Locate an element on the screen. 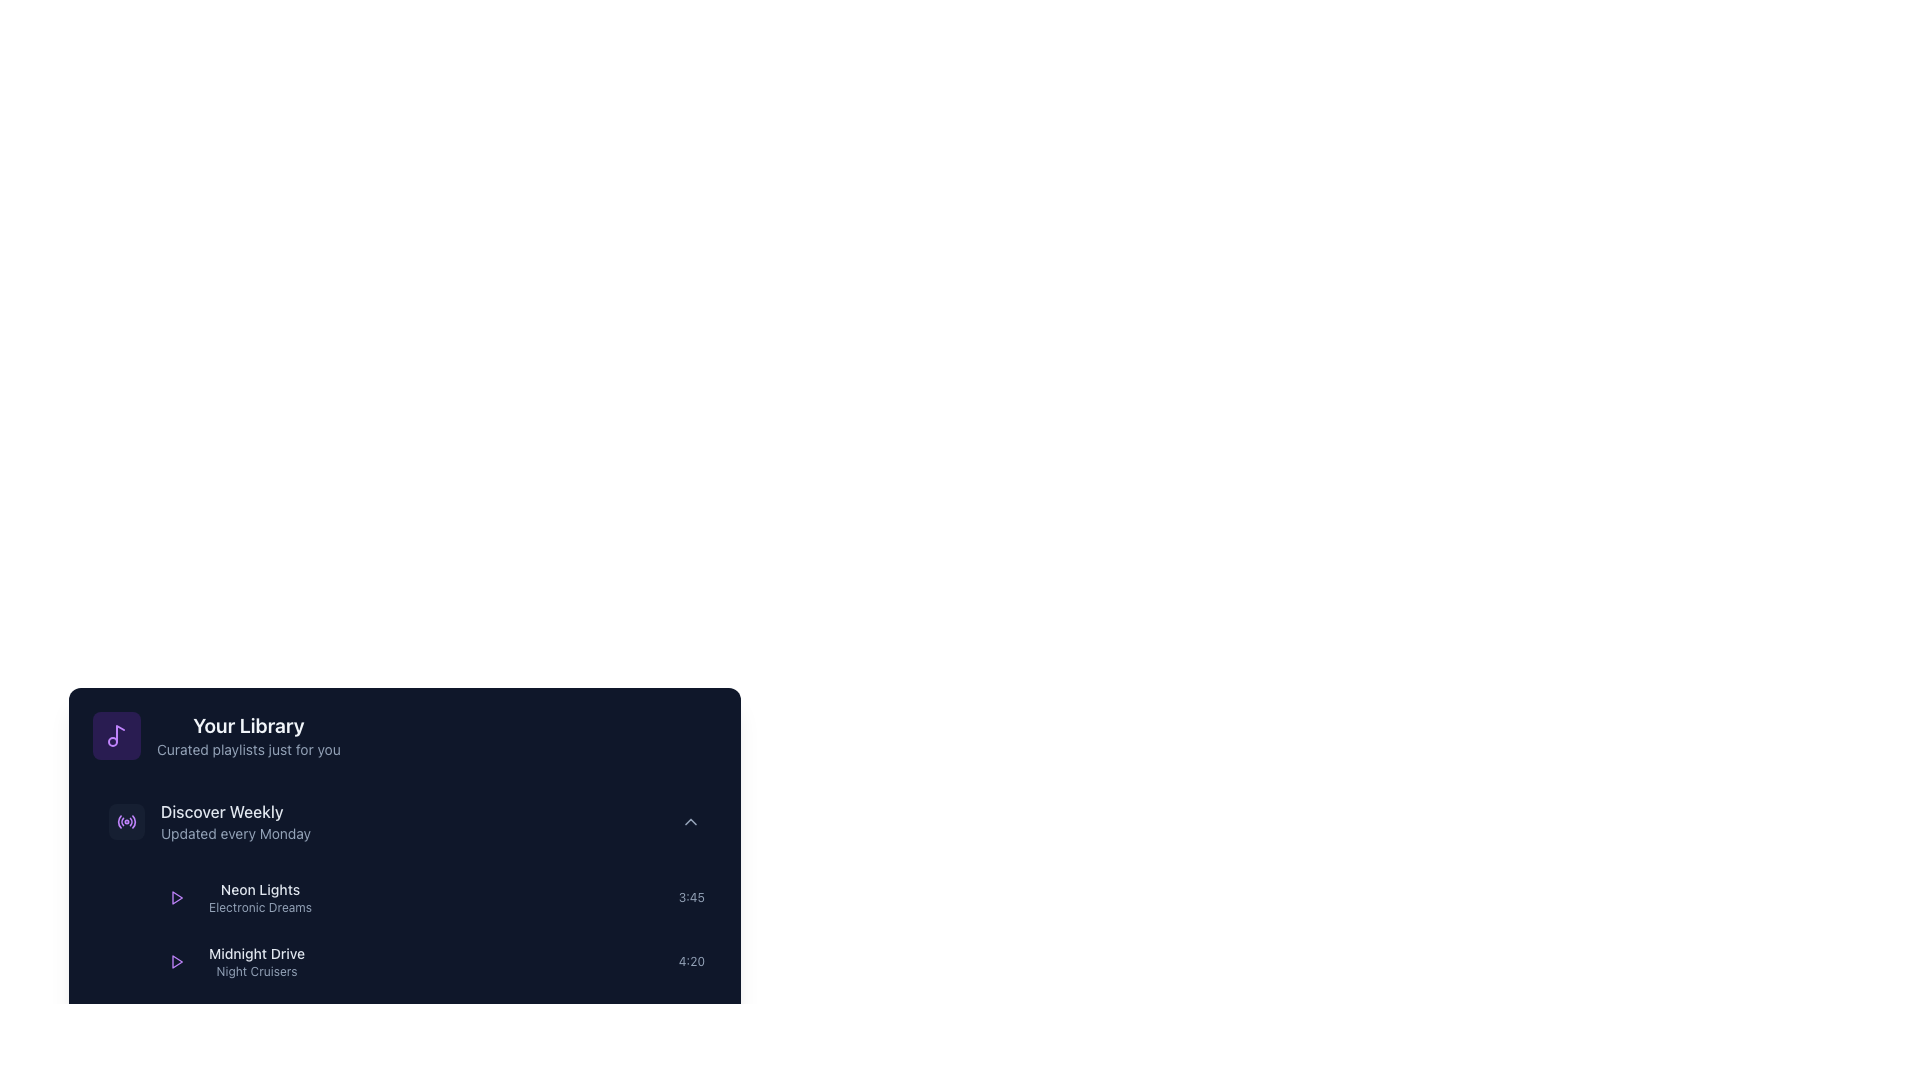 The height and width of the screenshot is (1080, 1920). the clickable list item 'Midnight Drive' located in the lower section of the sidebar under 'Discover Weekly' is located at coordinates (256, 960).